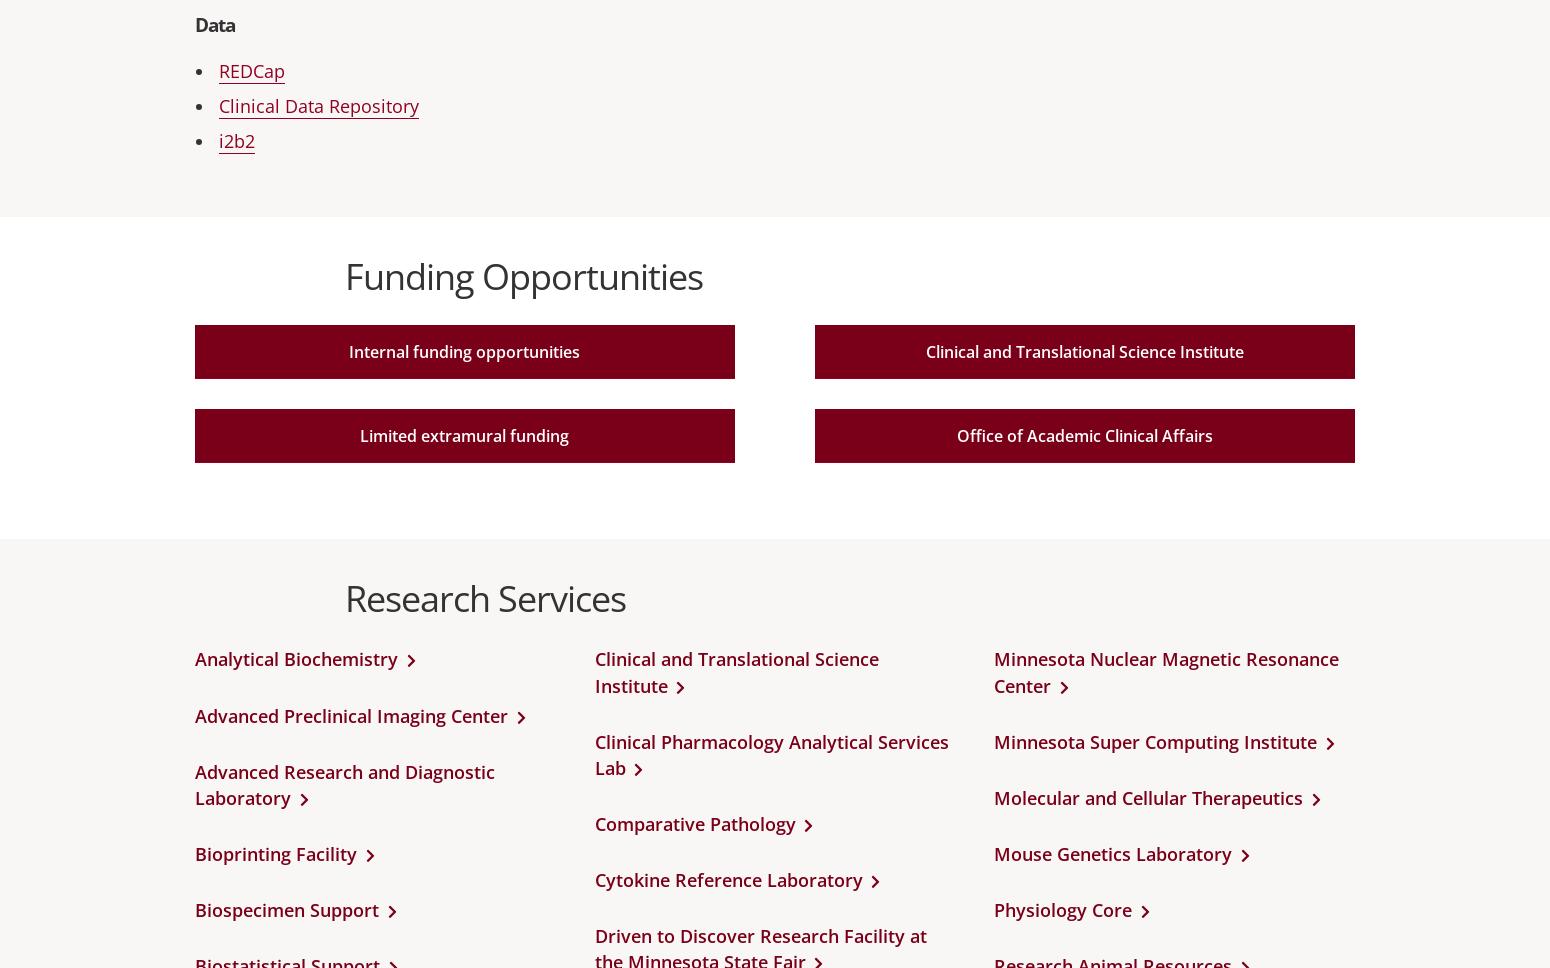 The image size is (1550, 968). I want to click on 'REDCap', so click(252, 69).